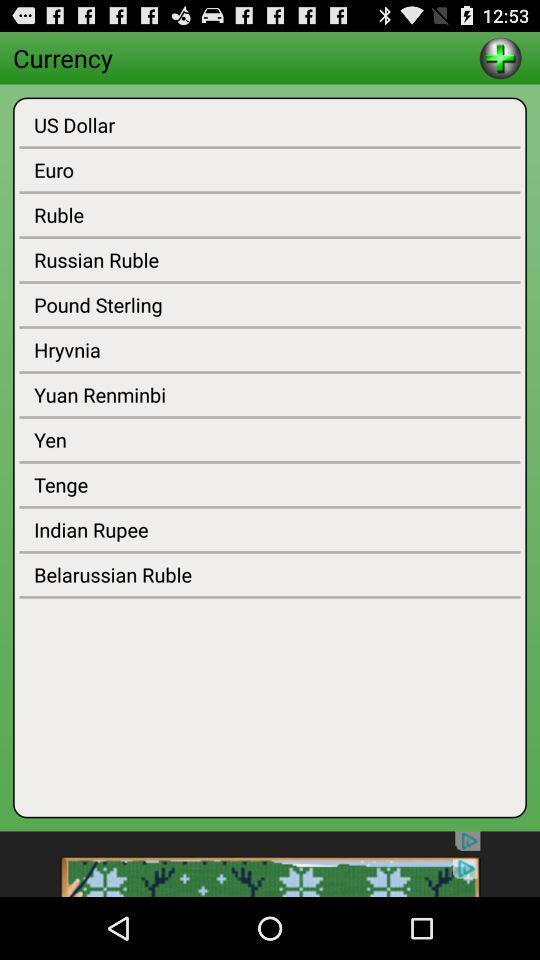 This screenshot has height=960, width=540. I want to click on go do add, so click(499, 56).